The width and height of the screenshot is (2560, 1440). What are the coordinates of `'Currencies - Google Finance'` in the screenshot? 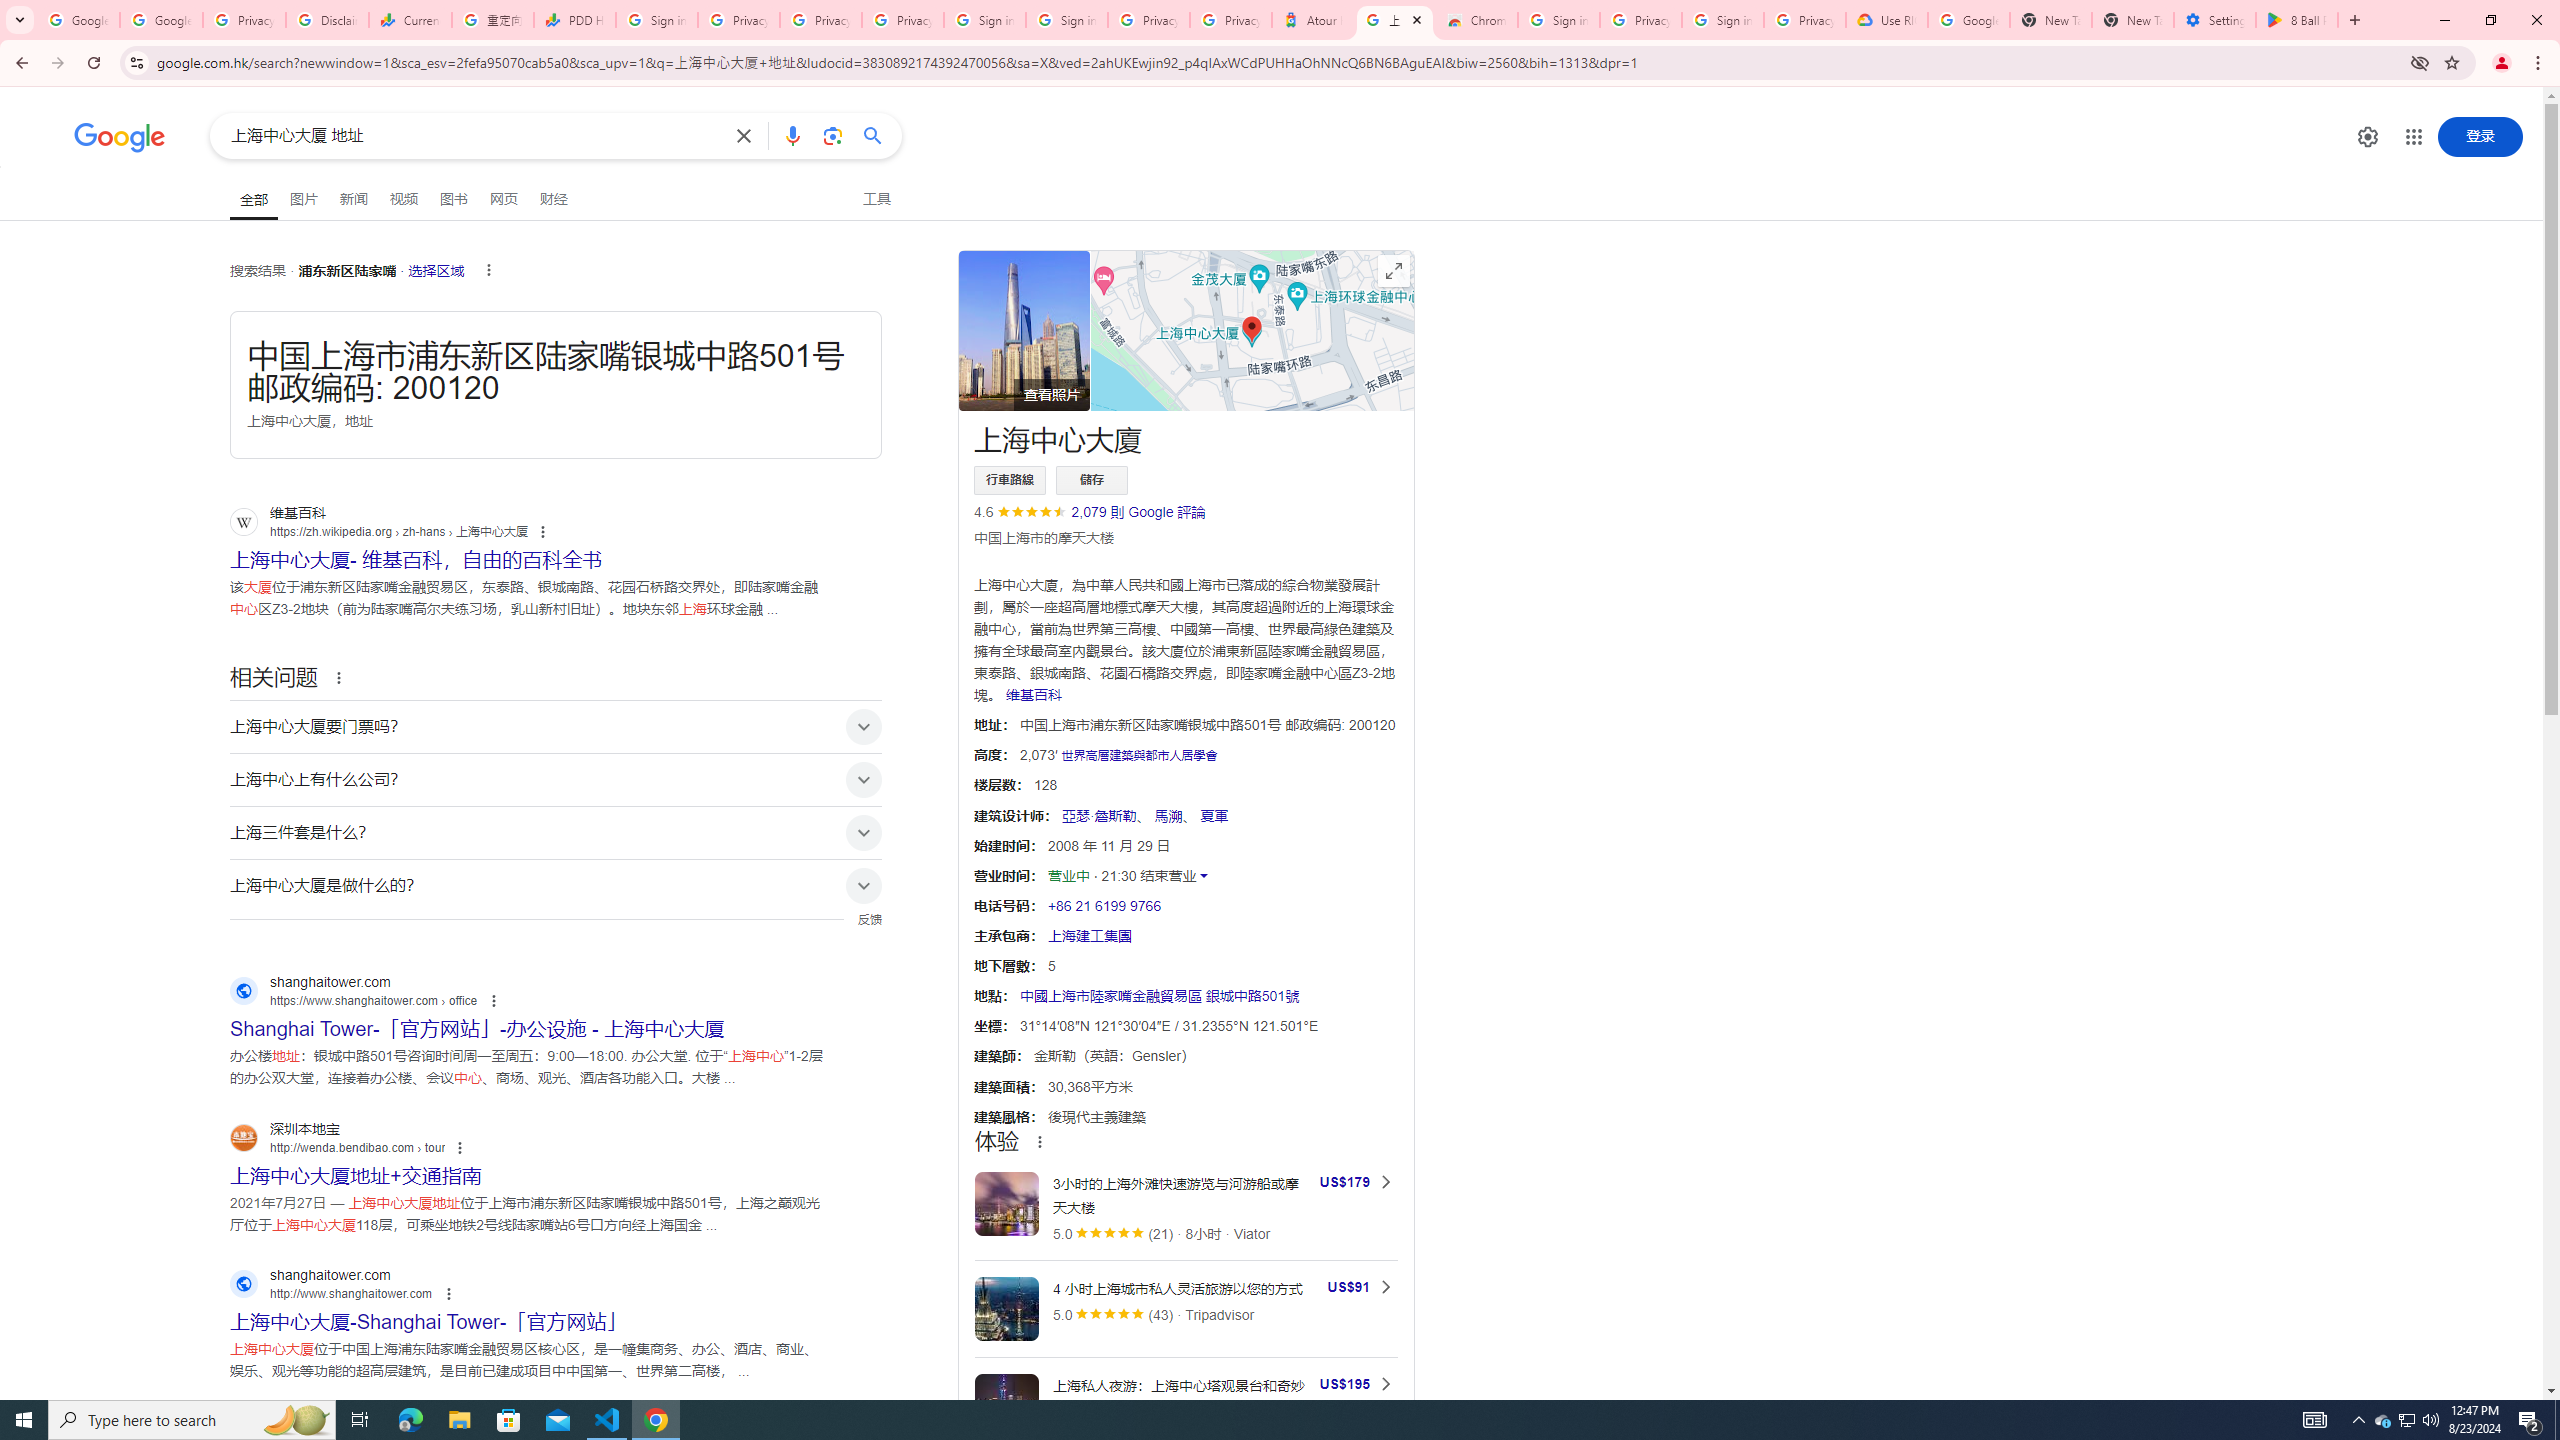 It's located at (409, 19).